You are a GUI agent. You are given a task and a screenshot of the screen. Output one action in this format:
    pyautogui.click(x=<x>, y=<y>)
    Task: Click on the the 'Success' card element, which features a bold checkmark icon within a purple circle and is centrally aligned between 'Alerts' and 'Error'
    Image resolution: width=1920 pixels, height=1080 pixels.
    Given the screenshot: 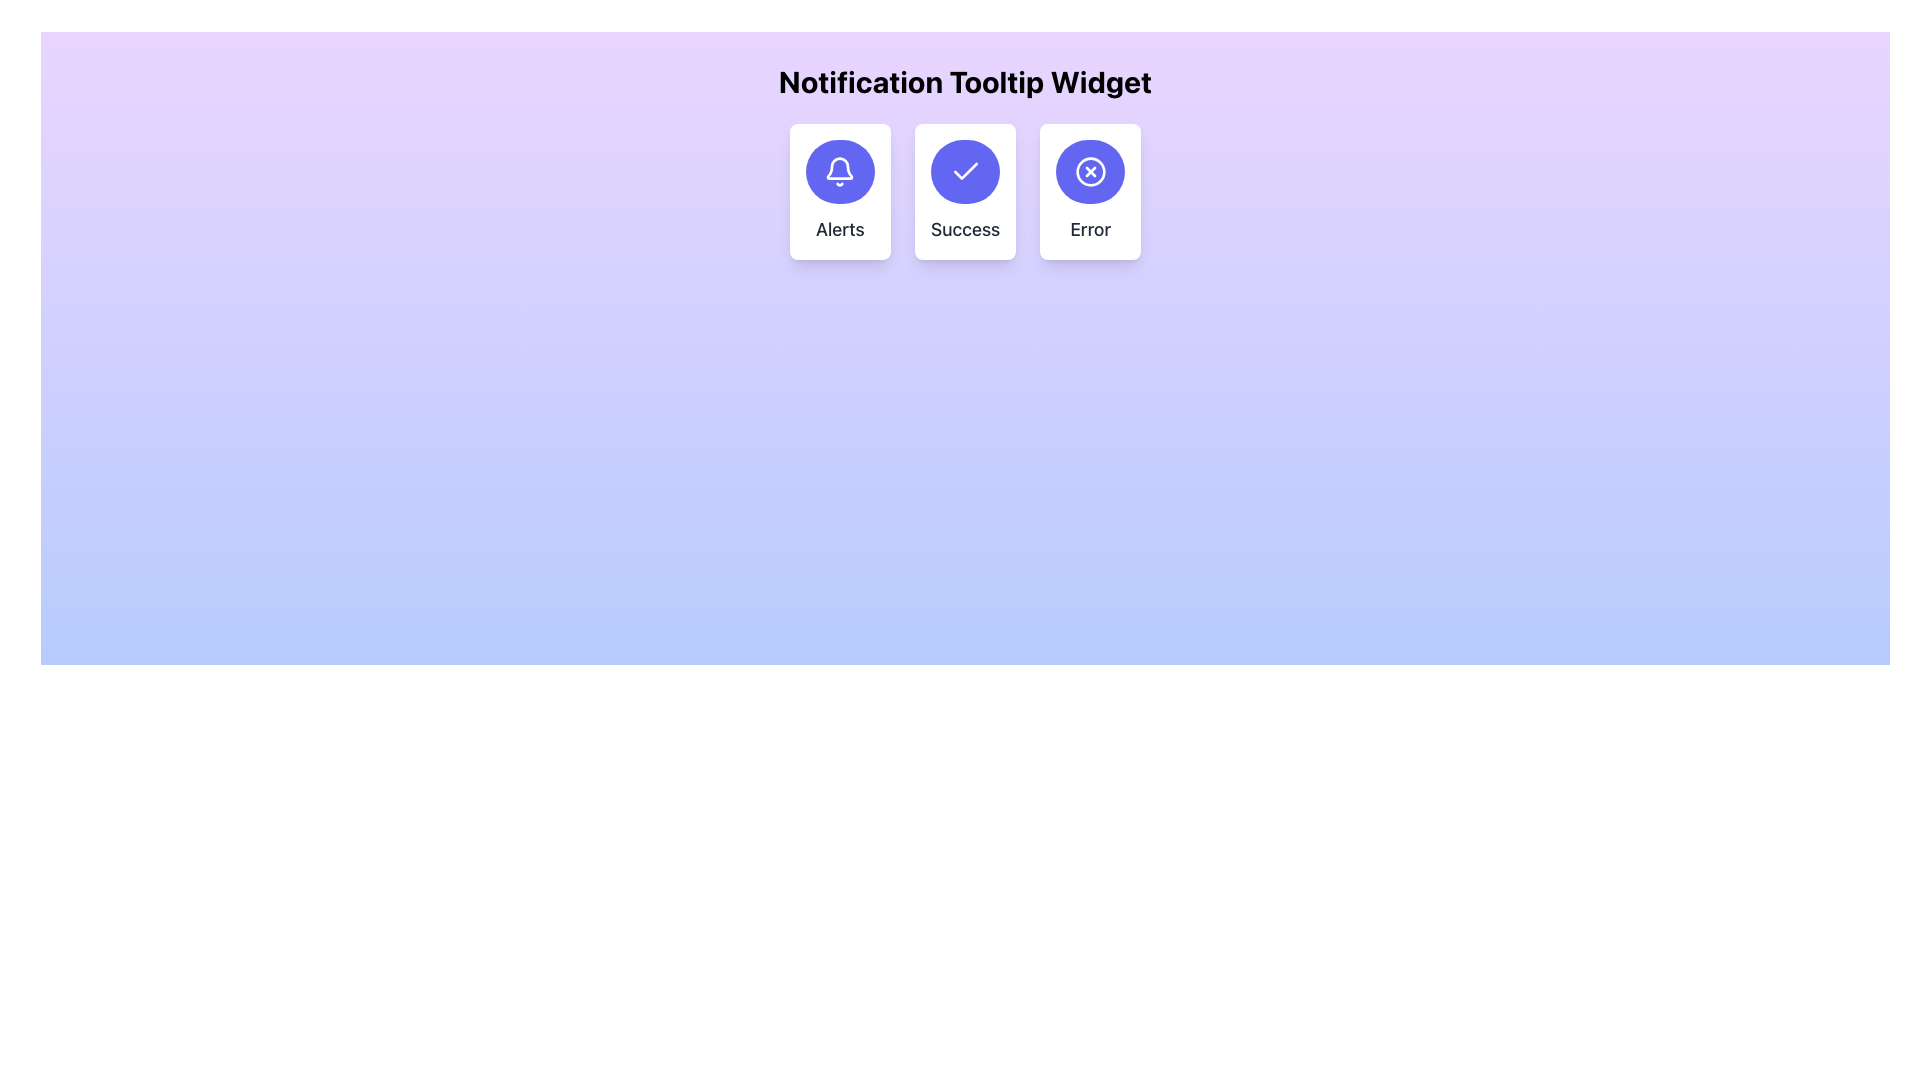 What is the action you would take?
    pyautogui.click(x=965, y=192)
    